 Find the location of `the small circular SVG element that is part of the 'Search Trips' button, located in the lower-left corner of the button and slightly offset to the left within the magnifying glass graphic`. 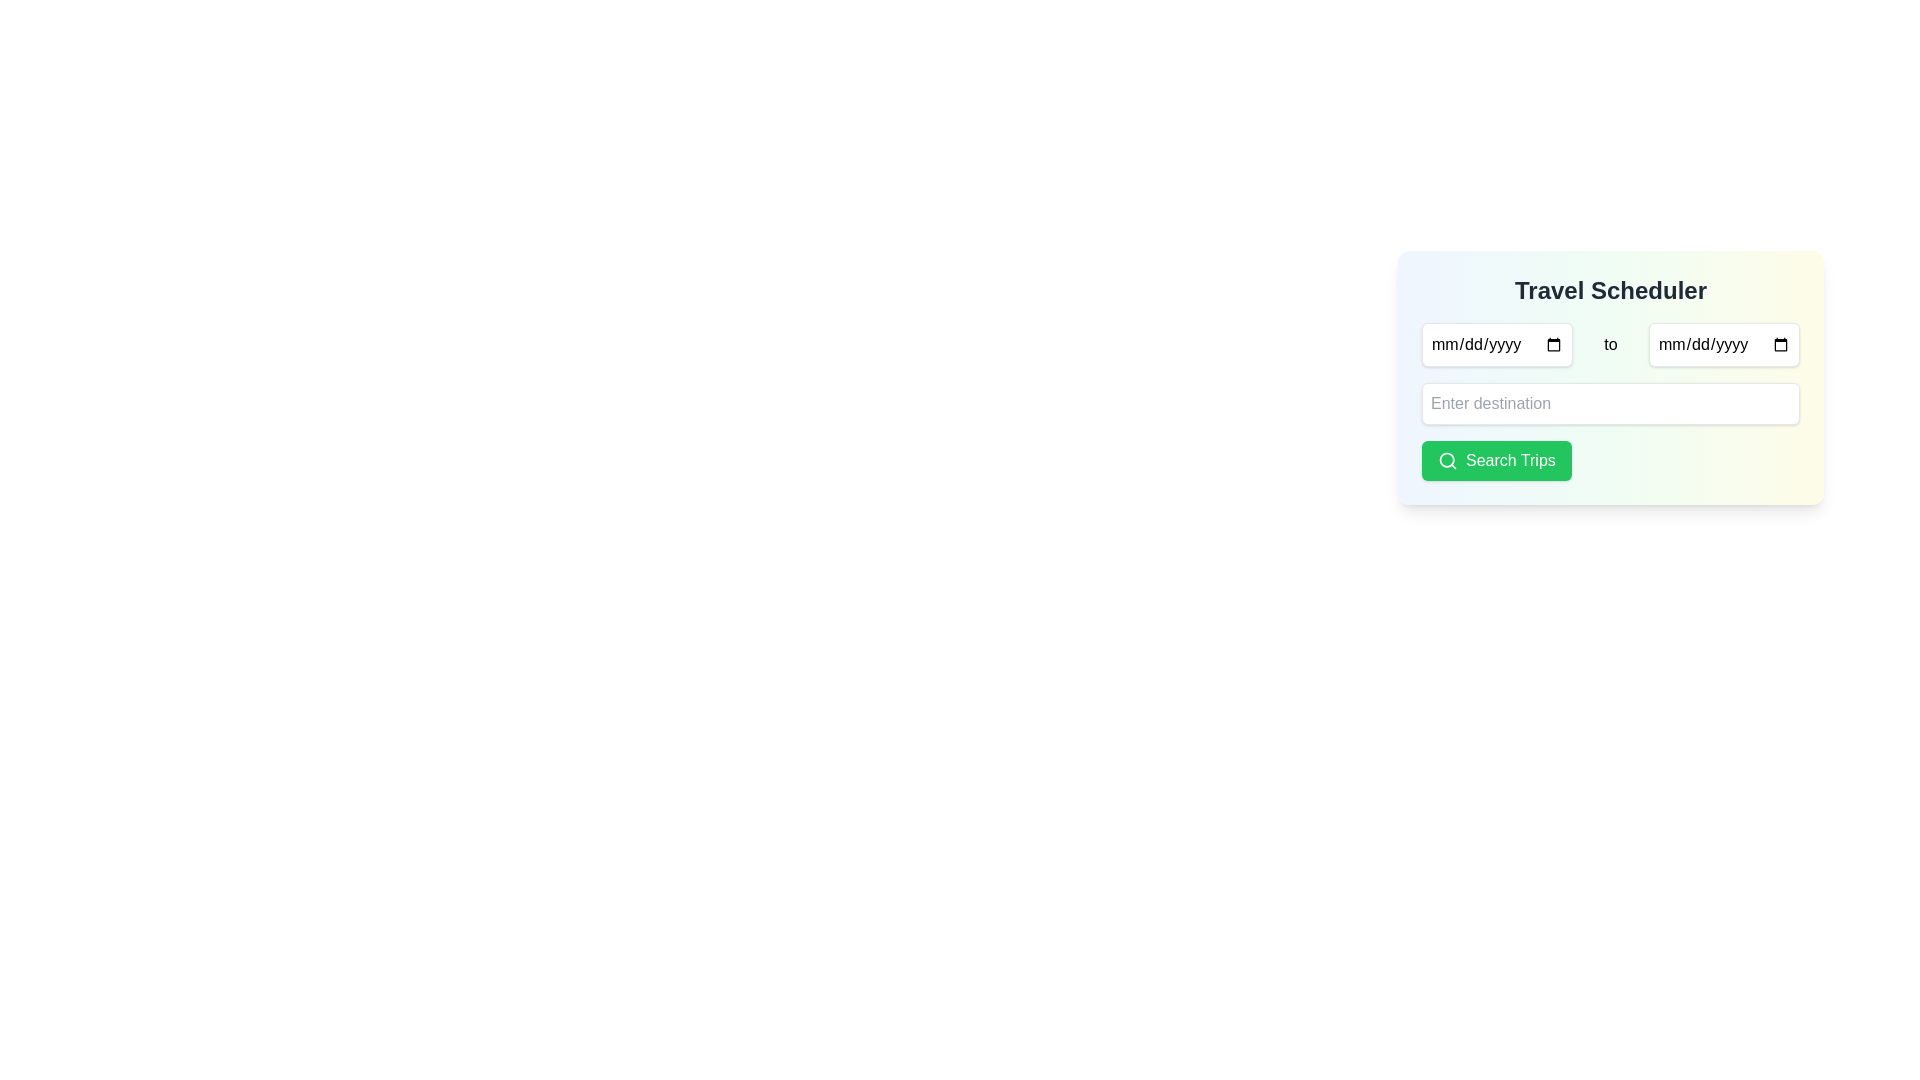

the small circular SVG element that is part of the 'Search Trips' button, located in the lower-left corner of the button and slightly offset to the left within the magnifying glass graphic is located at coordinates (1447, 460).